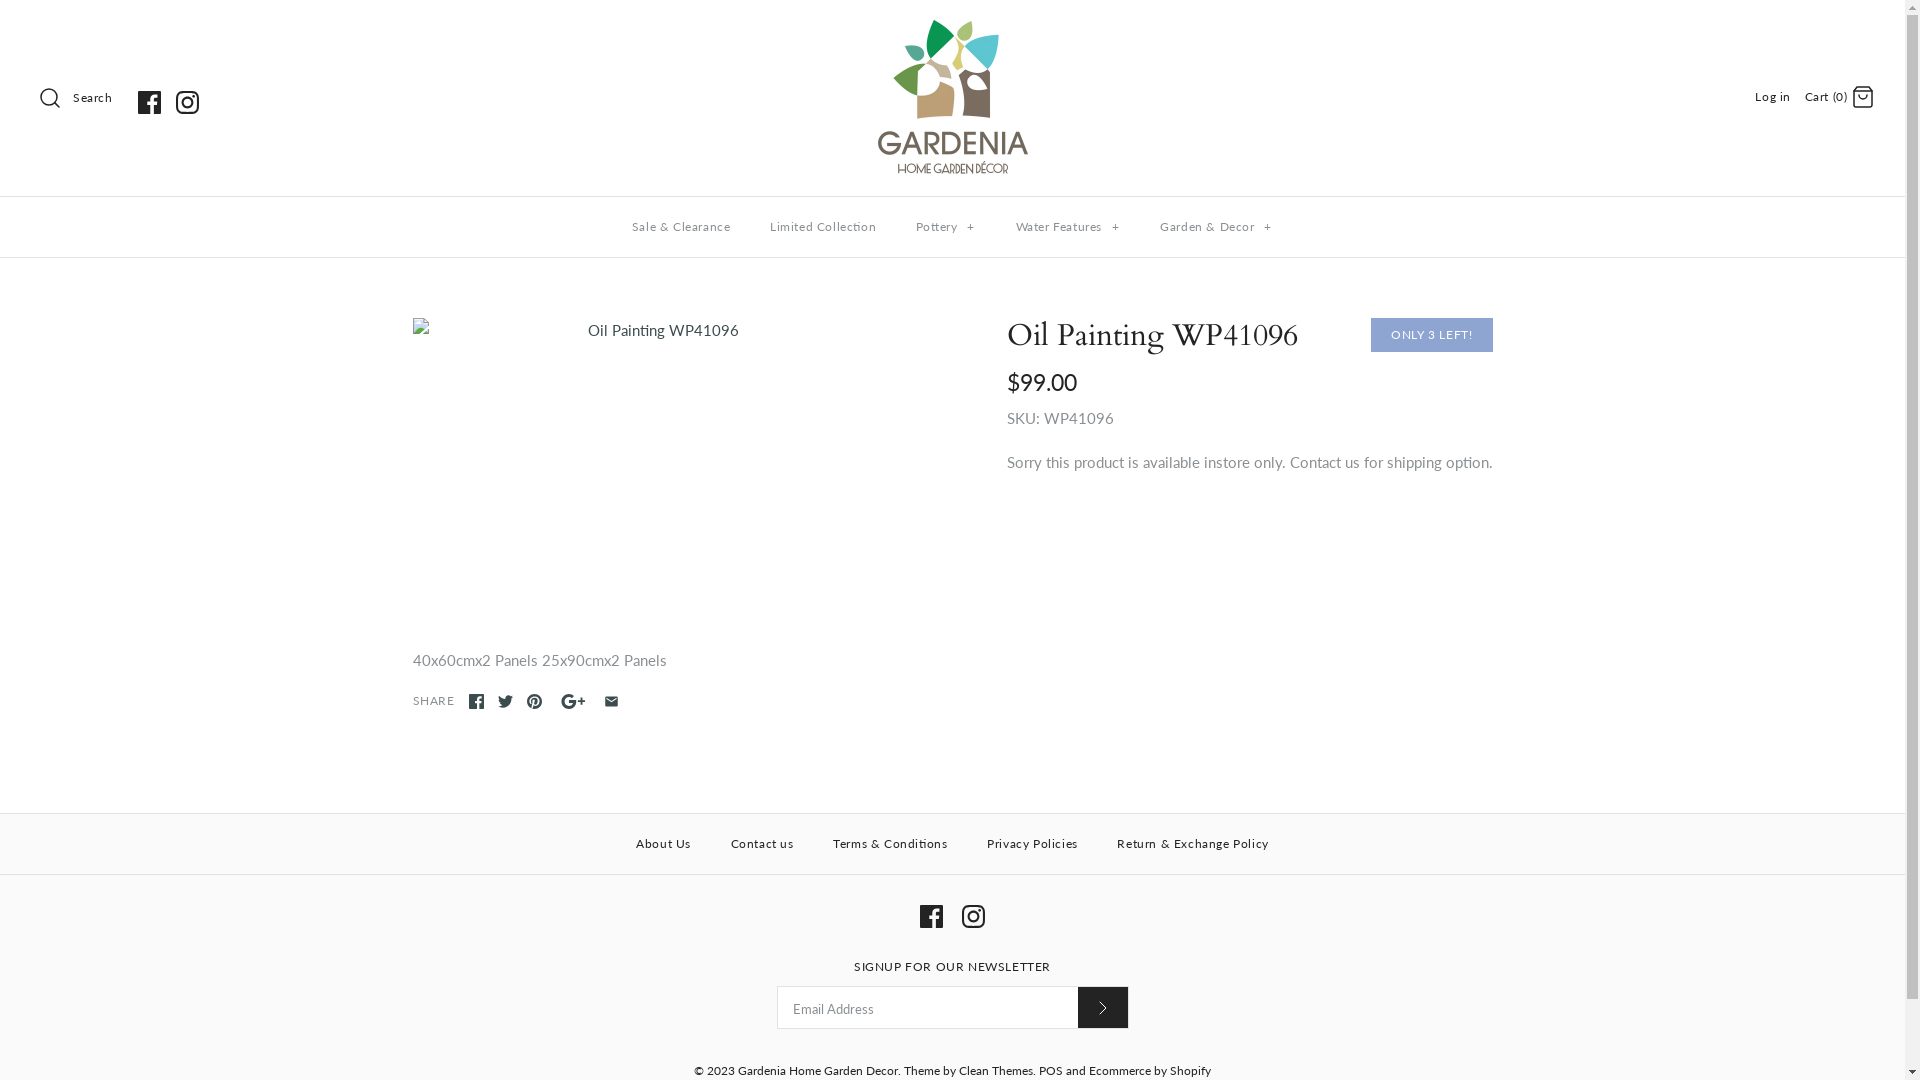 The height and width of the screenshot is (1080, 1920). Describe the element at coordinates (888, 844) in the screenshot. I see `'Terms & Conditions'` at that location.